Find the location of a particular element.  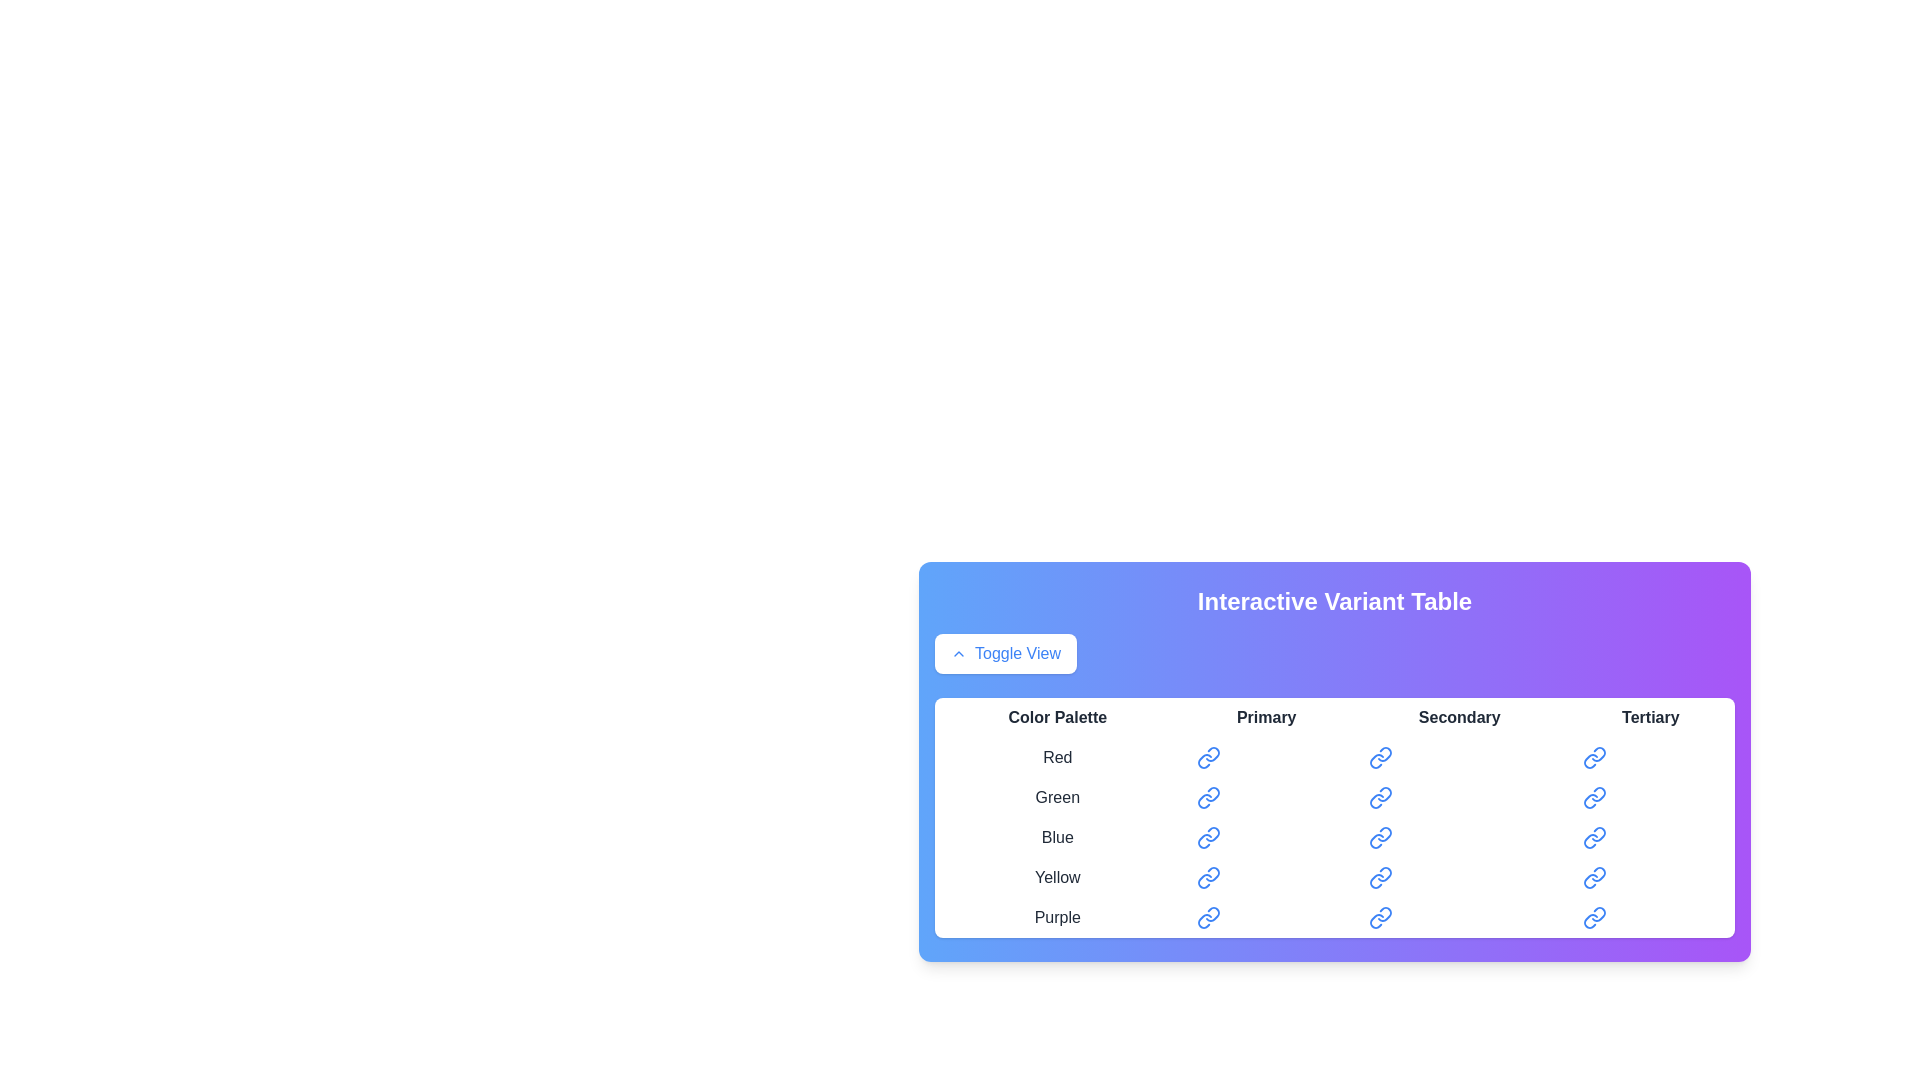

the link icon in the 'Secondary' column of the 'Interactive Variant Table', located in the 'Yellow' row is located at coordinates (1375, 880).